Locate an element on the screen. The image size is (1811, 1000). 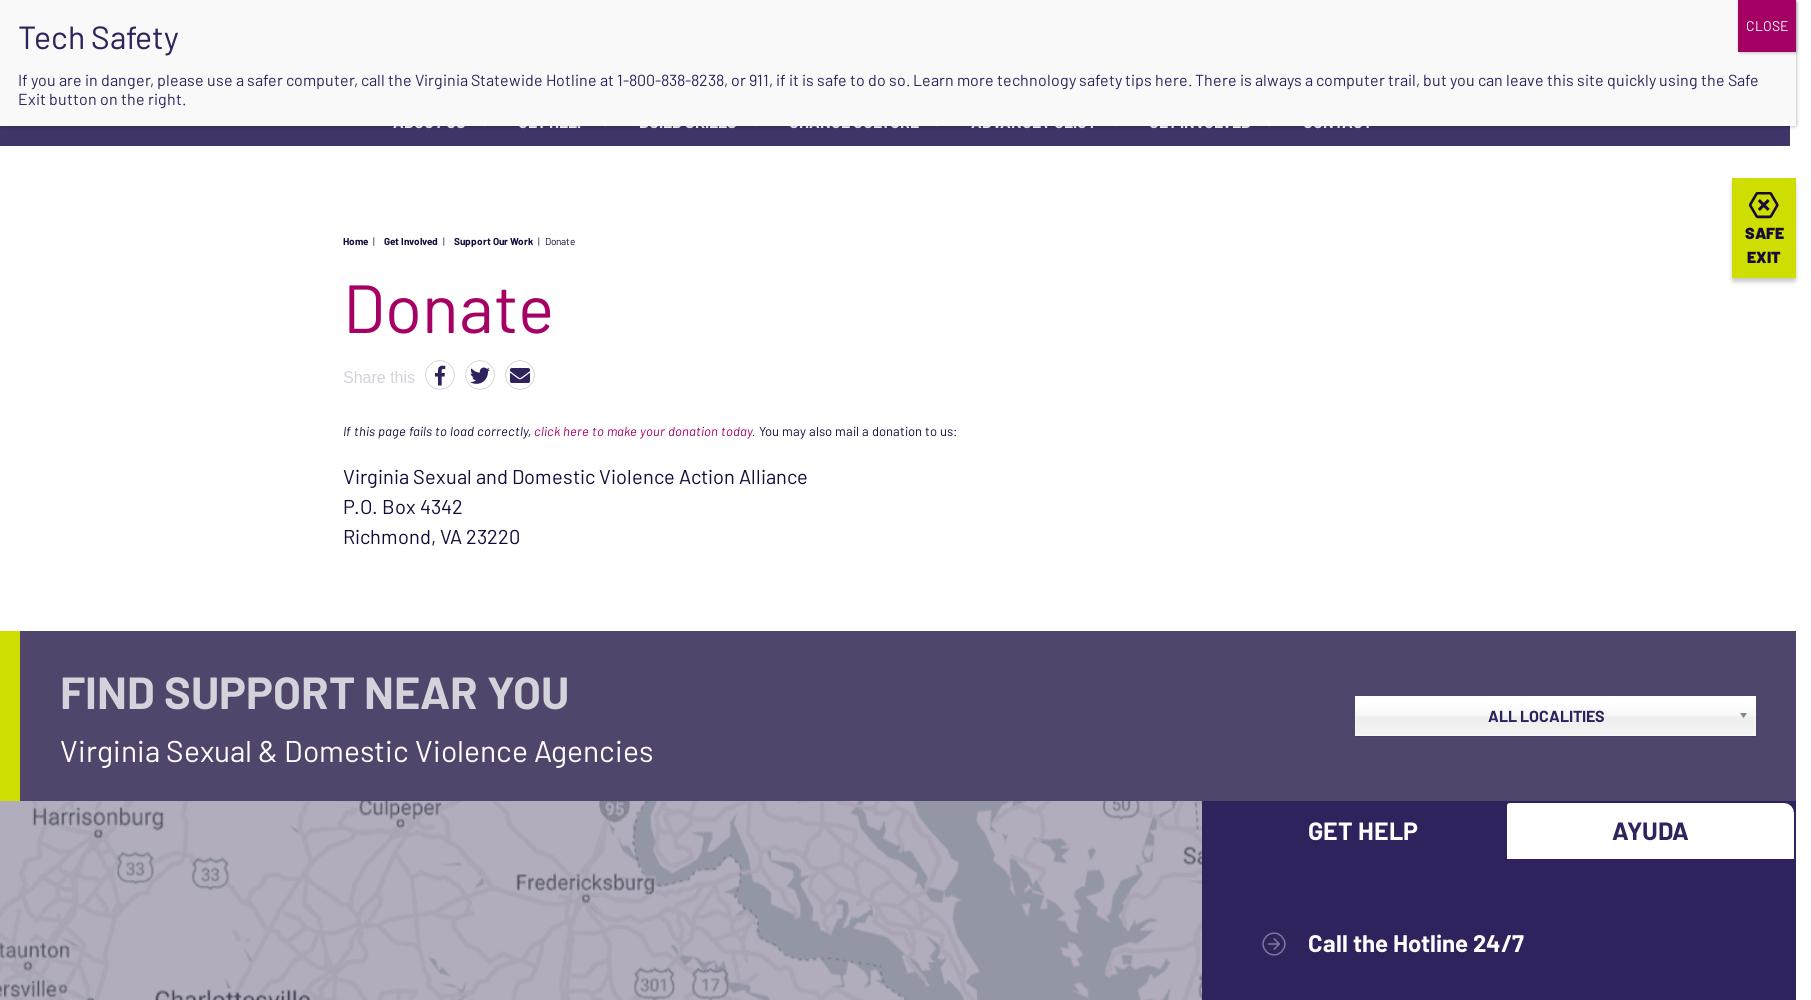
'All localities' is located at coordinates (1544, 714).